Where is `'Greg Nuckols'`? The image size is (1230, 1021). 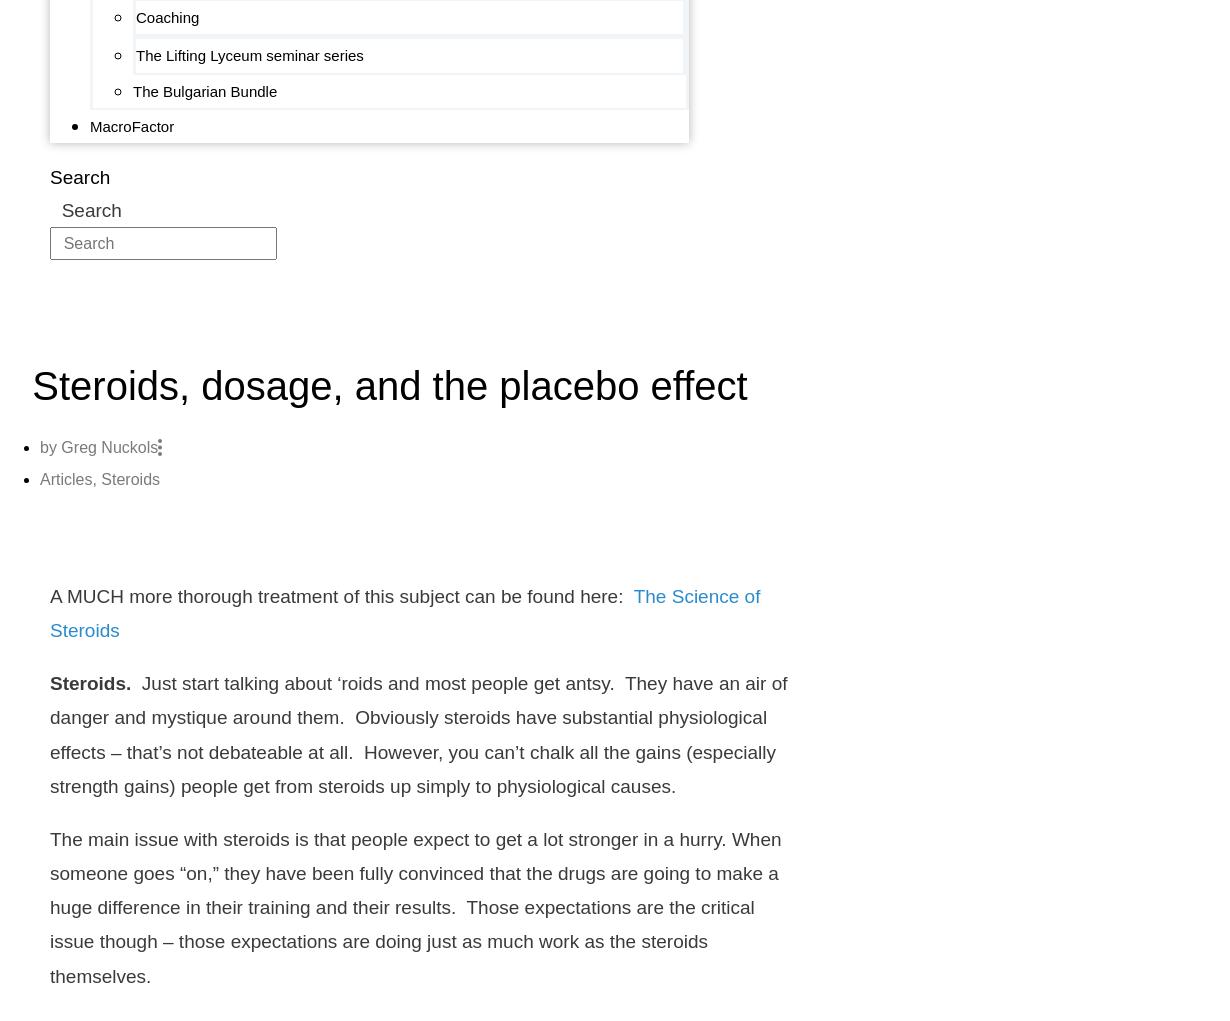
'Greg Nuckols' is located at coordinates (107, 447).